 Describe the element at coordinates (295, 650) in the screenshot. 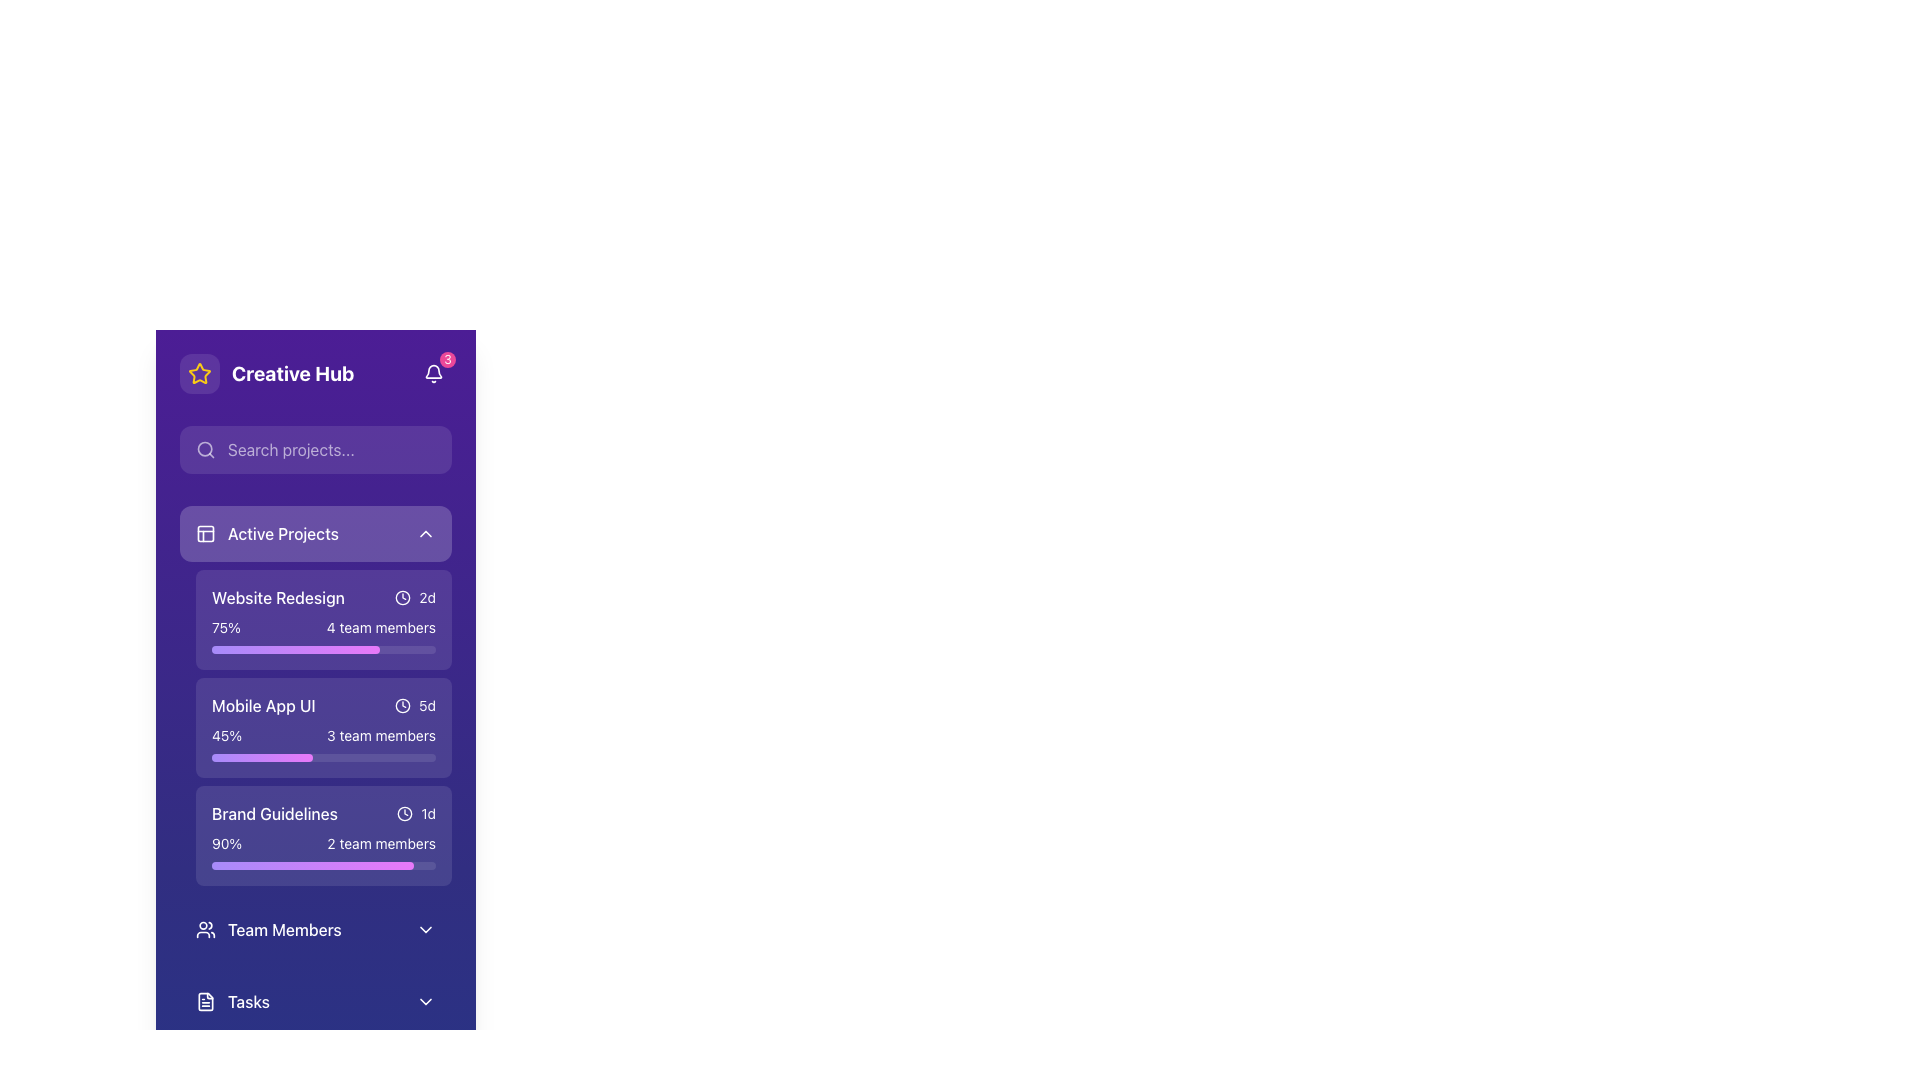

I see `completion percentage` at that location.